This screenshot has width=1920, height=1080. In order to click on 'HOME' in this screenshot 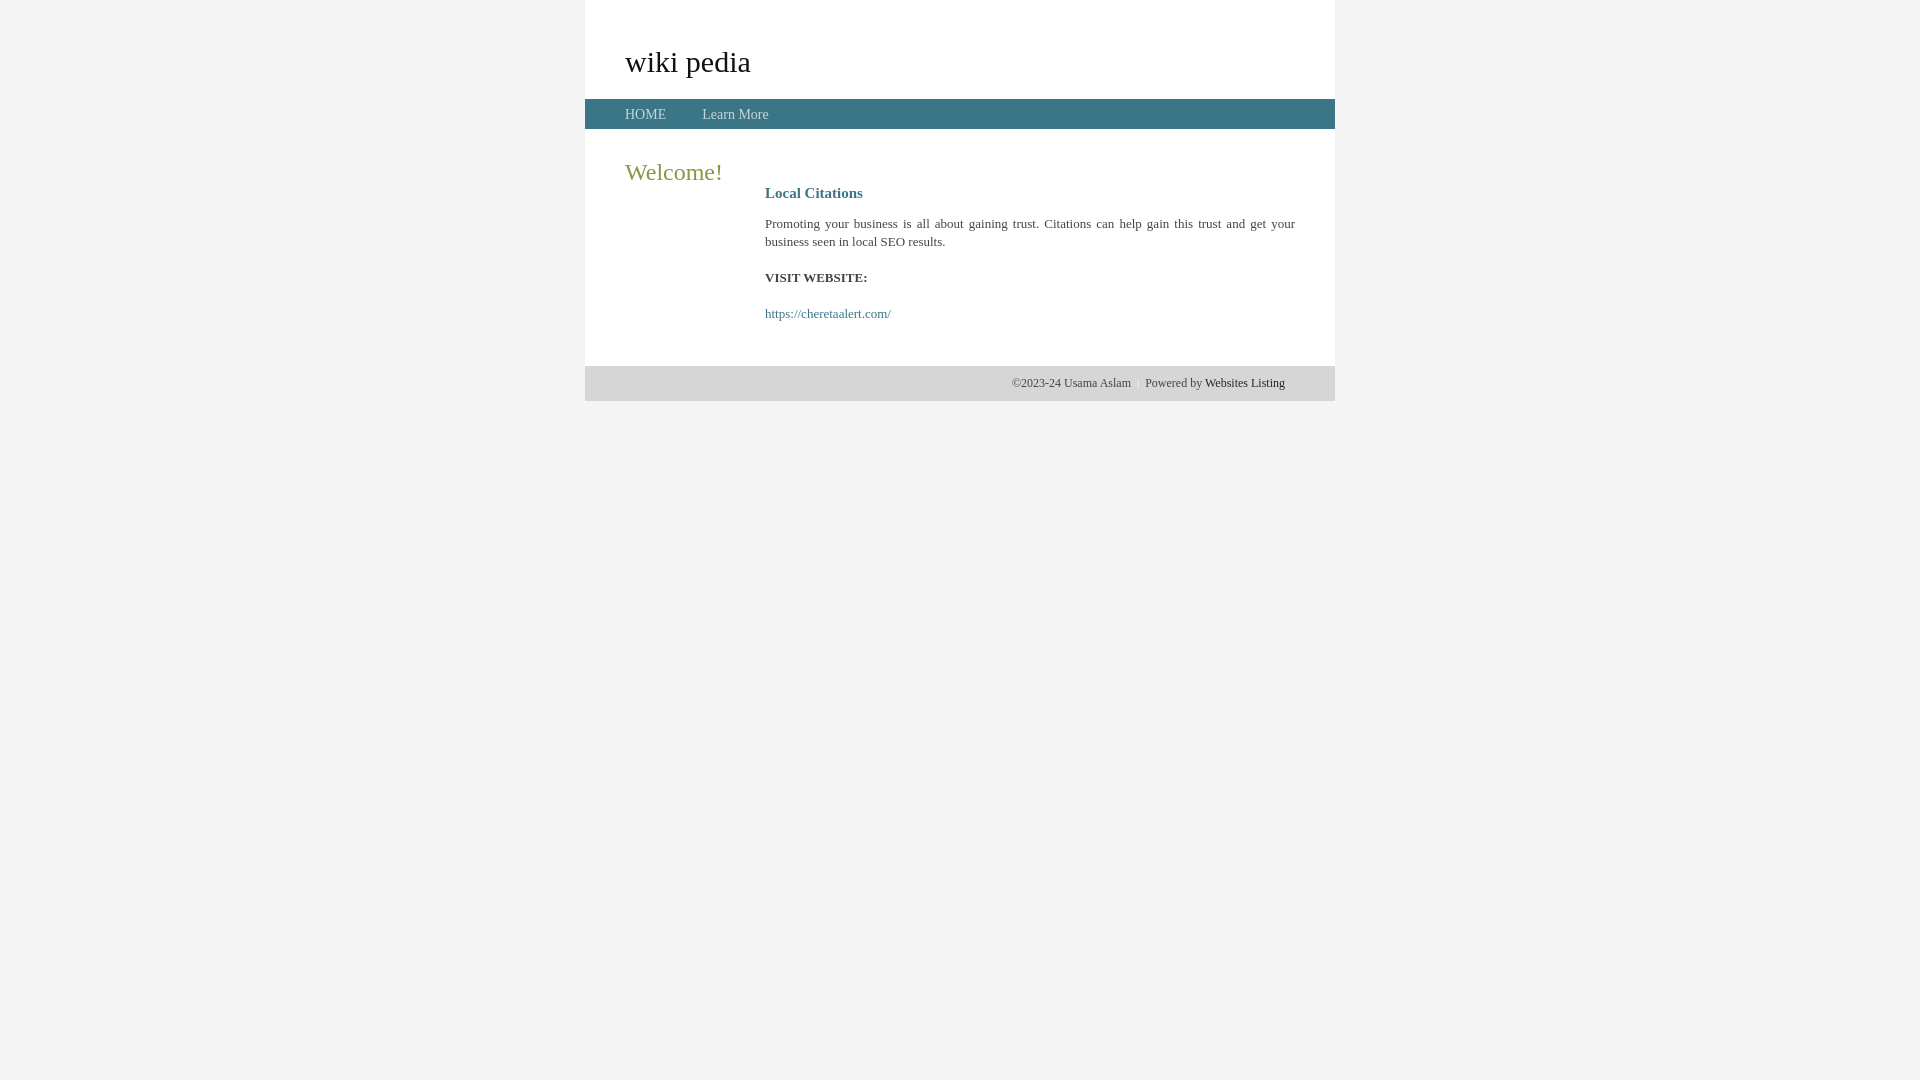, I will do `click(645, 114)`.